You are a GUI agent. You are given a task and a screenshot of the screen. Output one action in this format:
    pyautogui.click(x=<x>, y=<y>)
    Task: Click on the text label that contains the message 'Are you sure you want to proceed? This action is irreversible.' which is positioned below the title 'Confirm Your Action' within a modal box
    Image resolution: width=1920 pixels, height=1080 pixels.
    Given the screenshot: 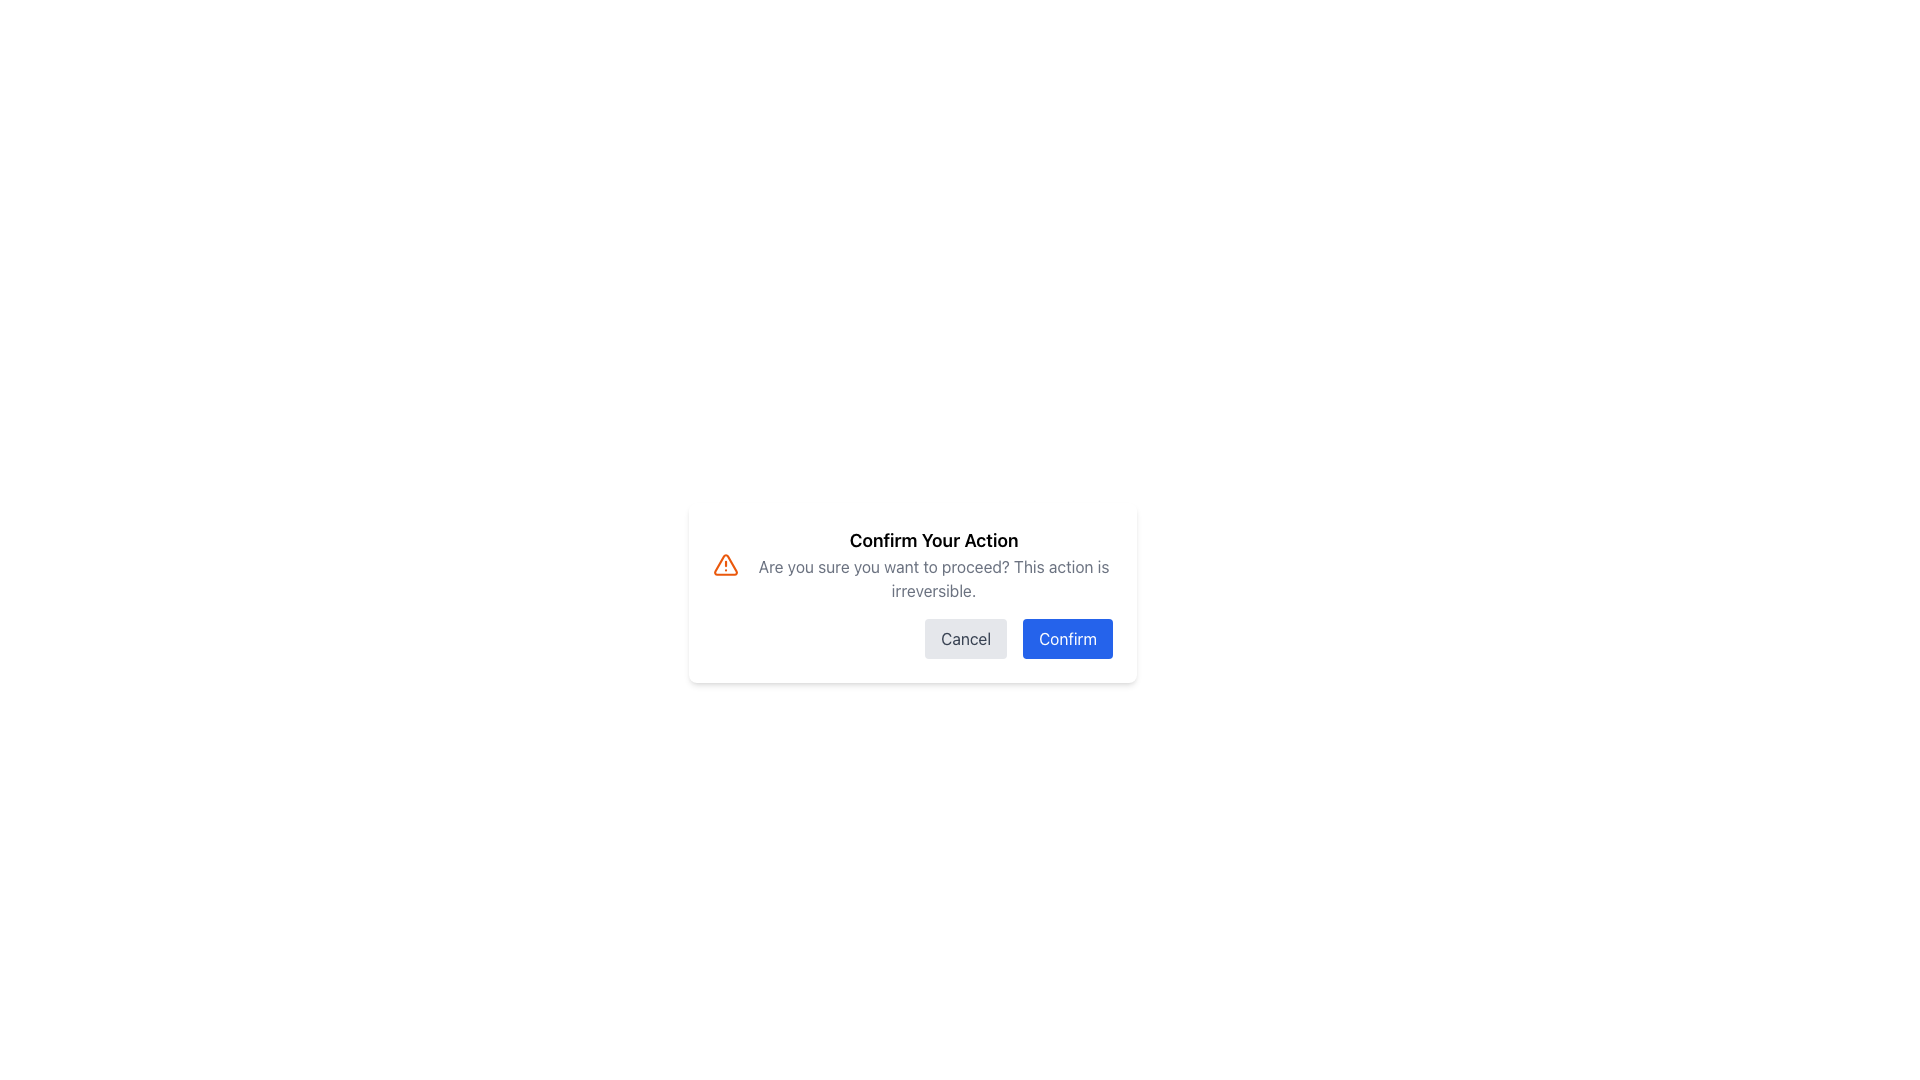 What is the action you would take?
    pyautogui.click(x=933, y=578)
    